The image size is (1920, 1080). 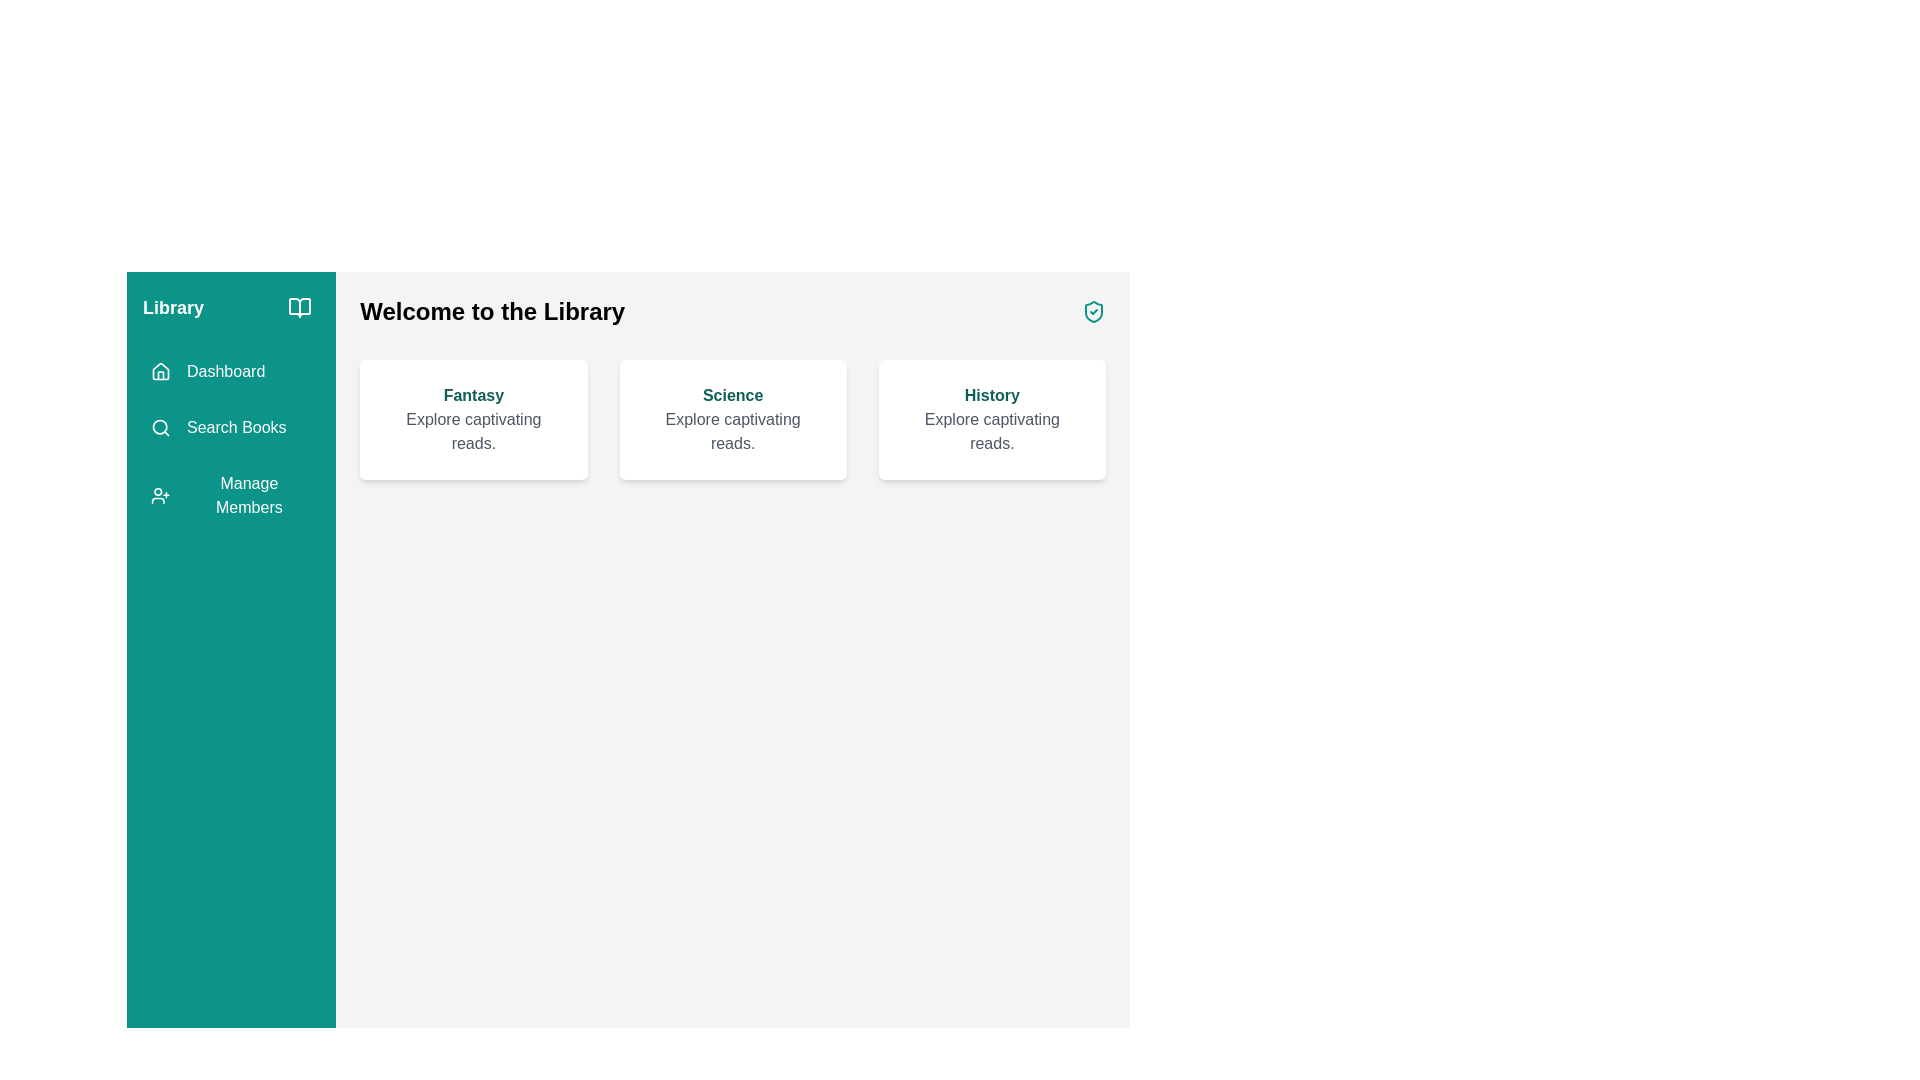 What do you see at coordinates (732, 419) in the screenshot?
I see `the 'Science' informational card, which is the second card in a horizontal row of three cards under the heading 'Welcome to the Library'` at bounding box center [732, 419].